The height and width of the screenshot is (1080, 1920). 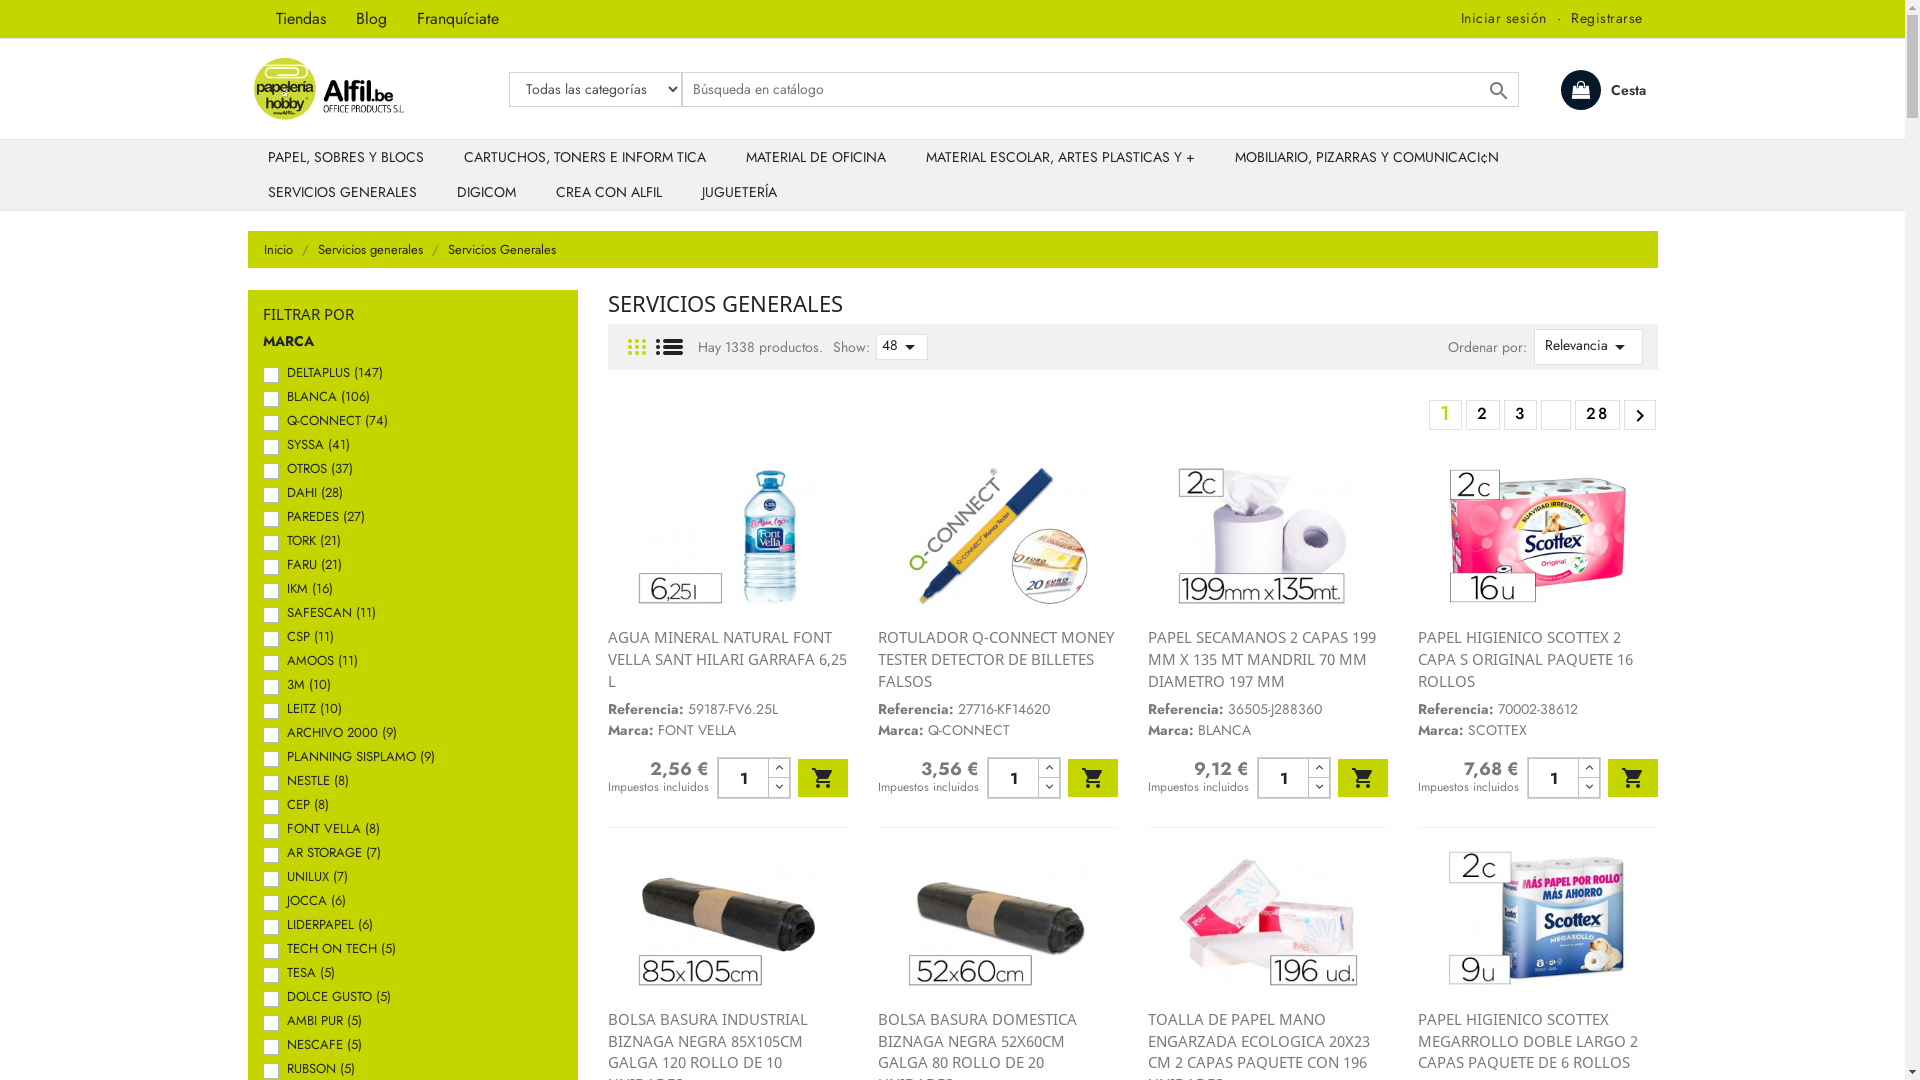 I want to click on 'MATERIAL DE OFICINA', so click(x=816, y=156).